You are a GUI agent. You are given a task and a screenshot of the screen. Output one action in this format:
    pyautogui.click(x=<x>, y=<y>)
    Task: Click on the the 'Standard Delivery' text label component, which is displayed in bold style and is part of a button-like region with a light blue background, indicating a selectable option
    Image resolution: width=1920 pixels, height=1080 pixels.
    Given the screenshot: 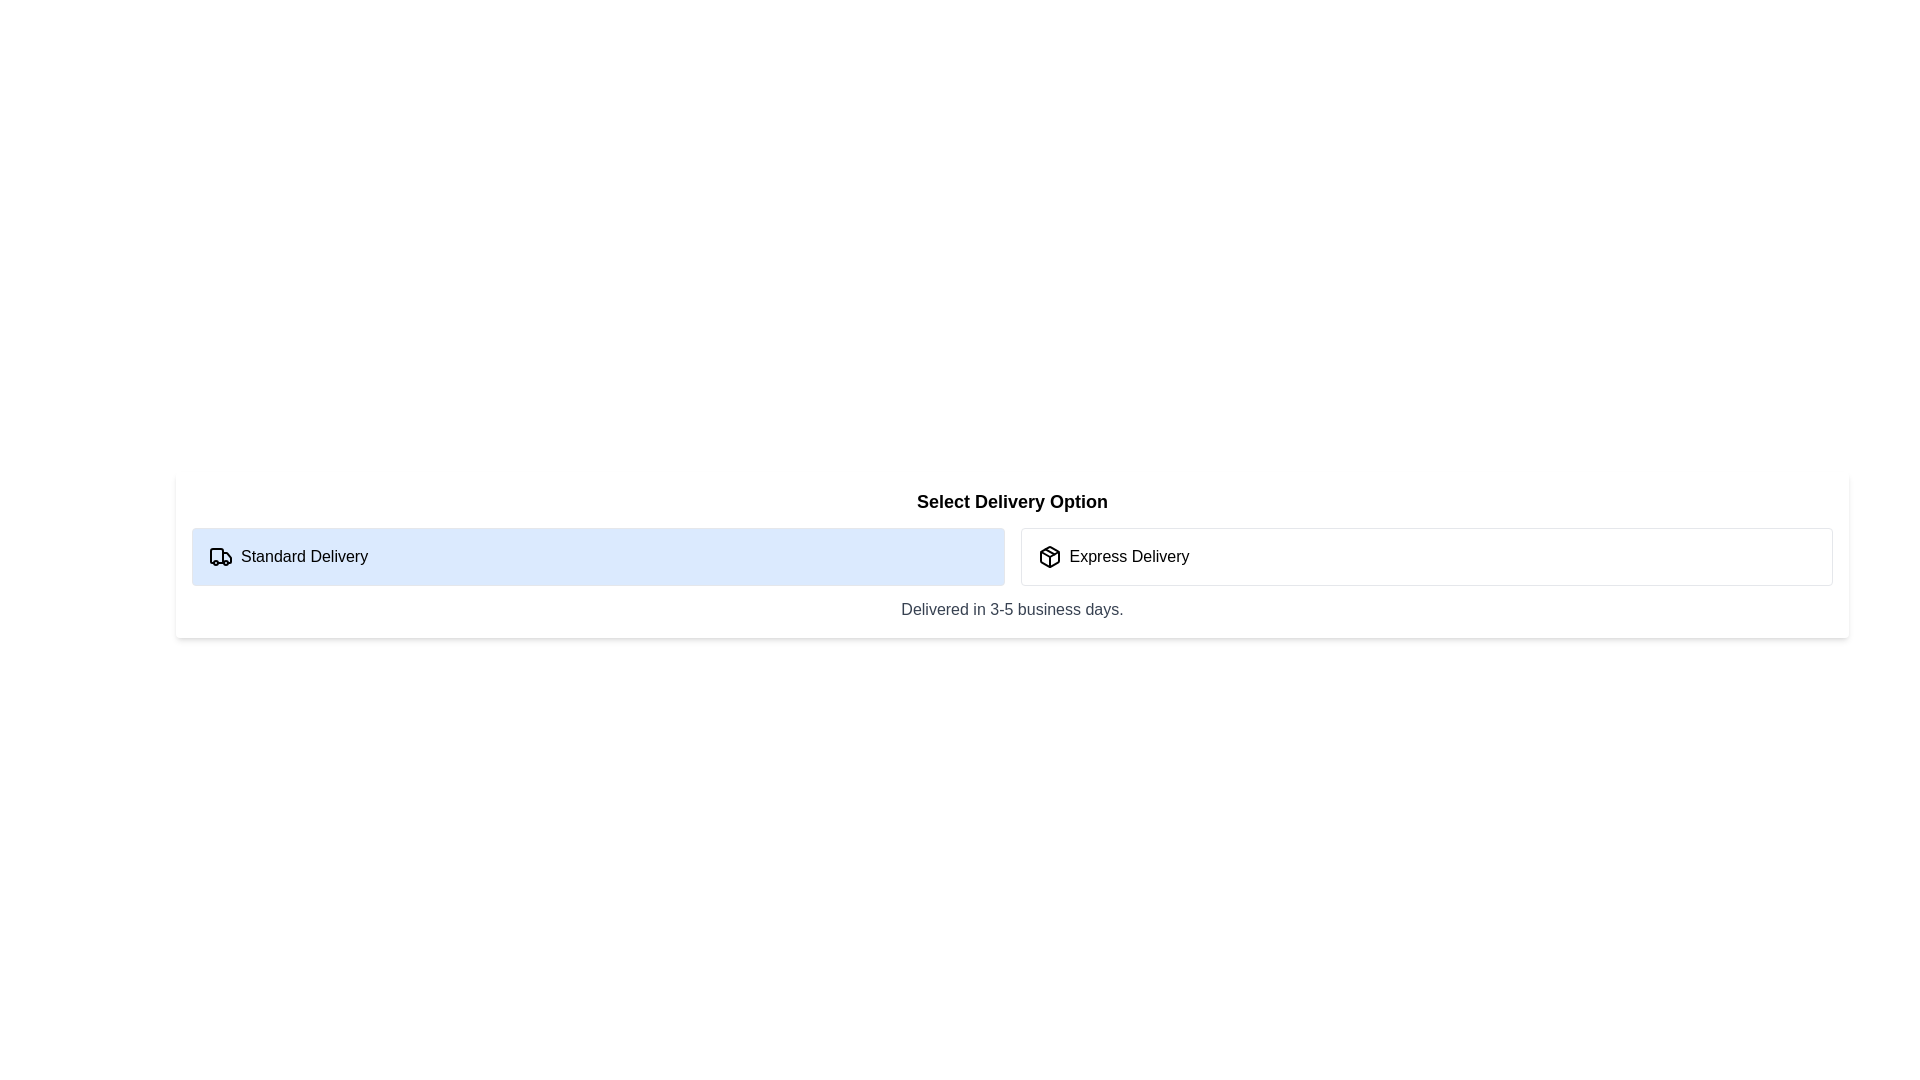 What is the action you would take?
    pyautogui.click(x=303, y=556)
    